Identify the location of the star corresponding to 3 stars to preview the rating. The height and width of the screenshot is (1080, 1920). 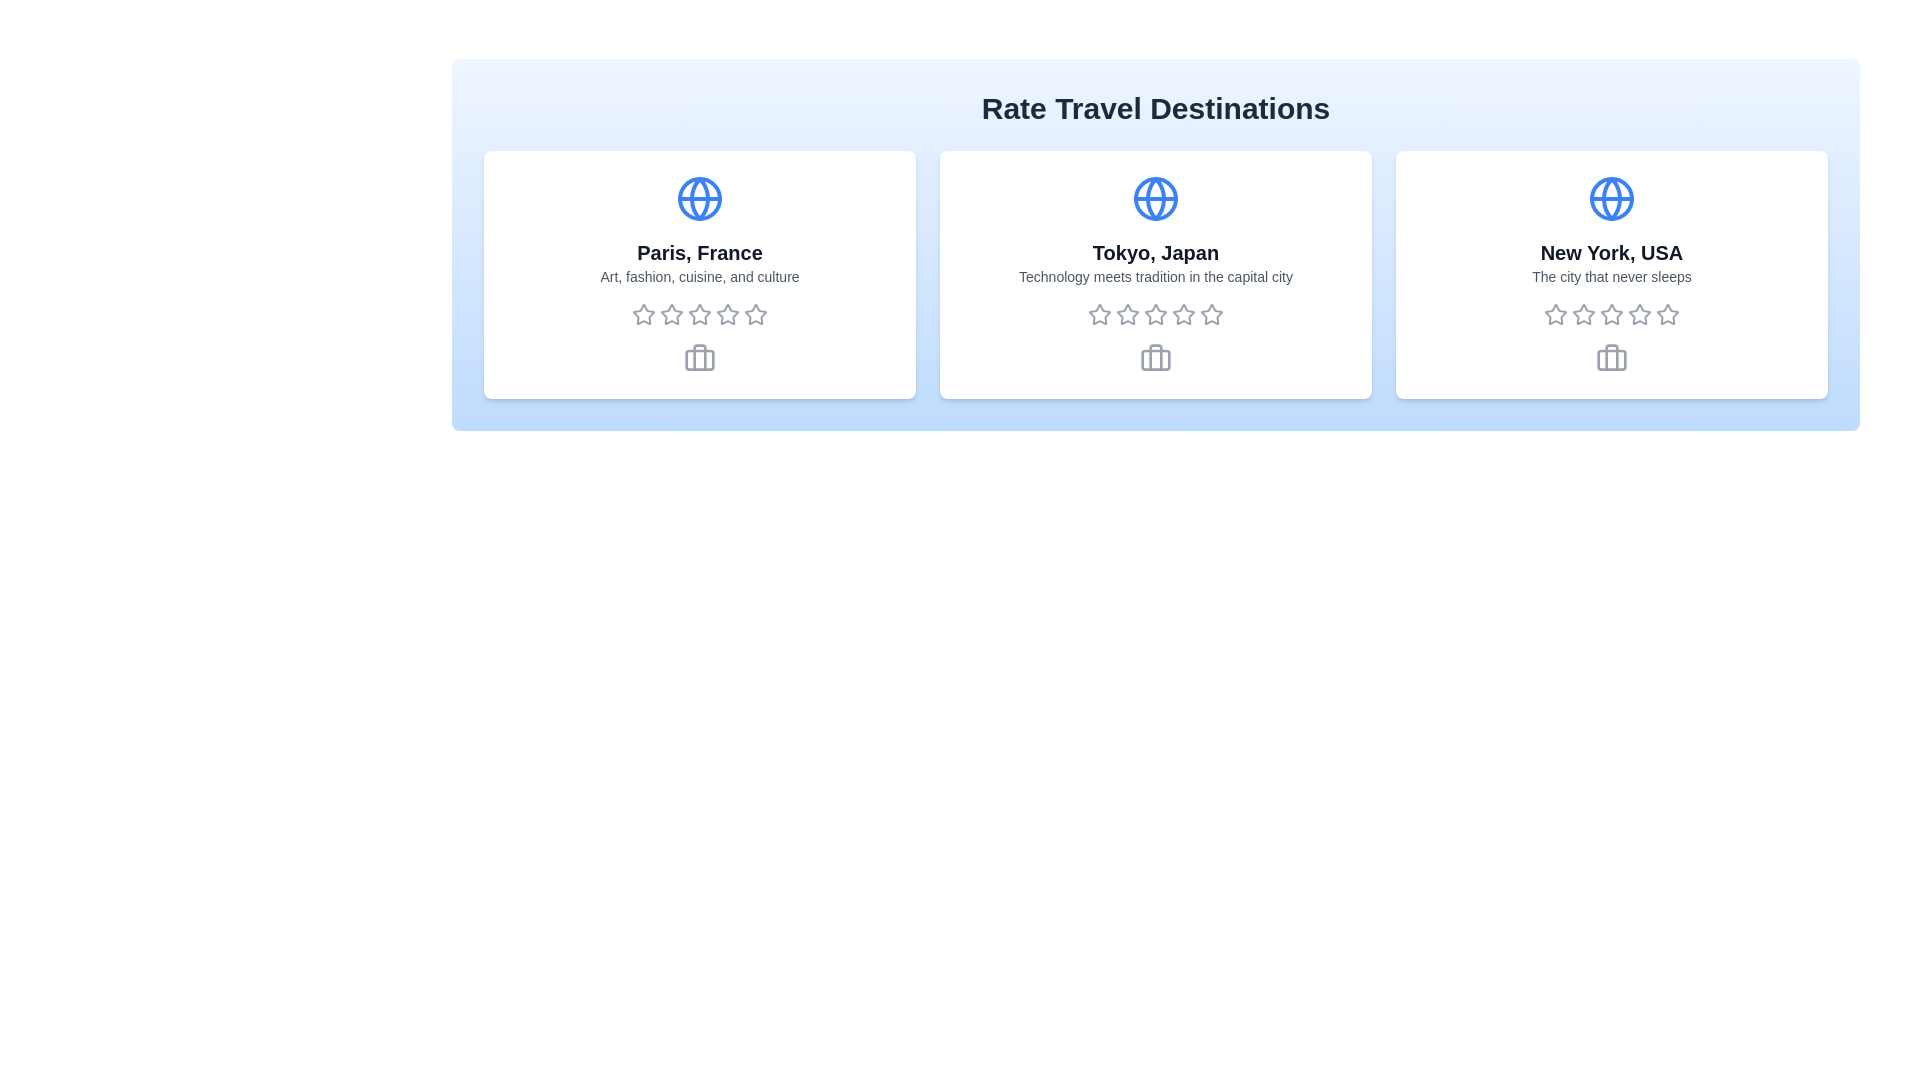
(700, 315).